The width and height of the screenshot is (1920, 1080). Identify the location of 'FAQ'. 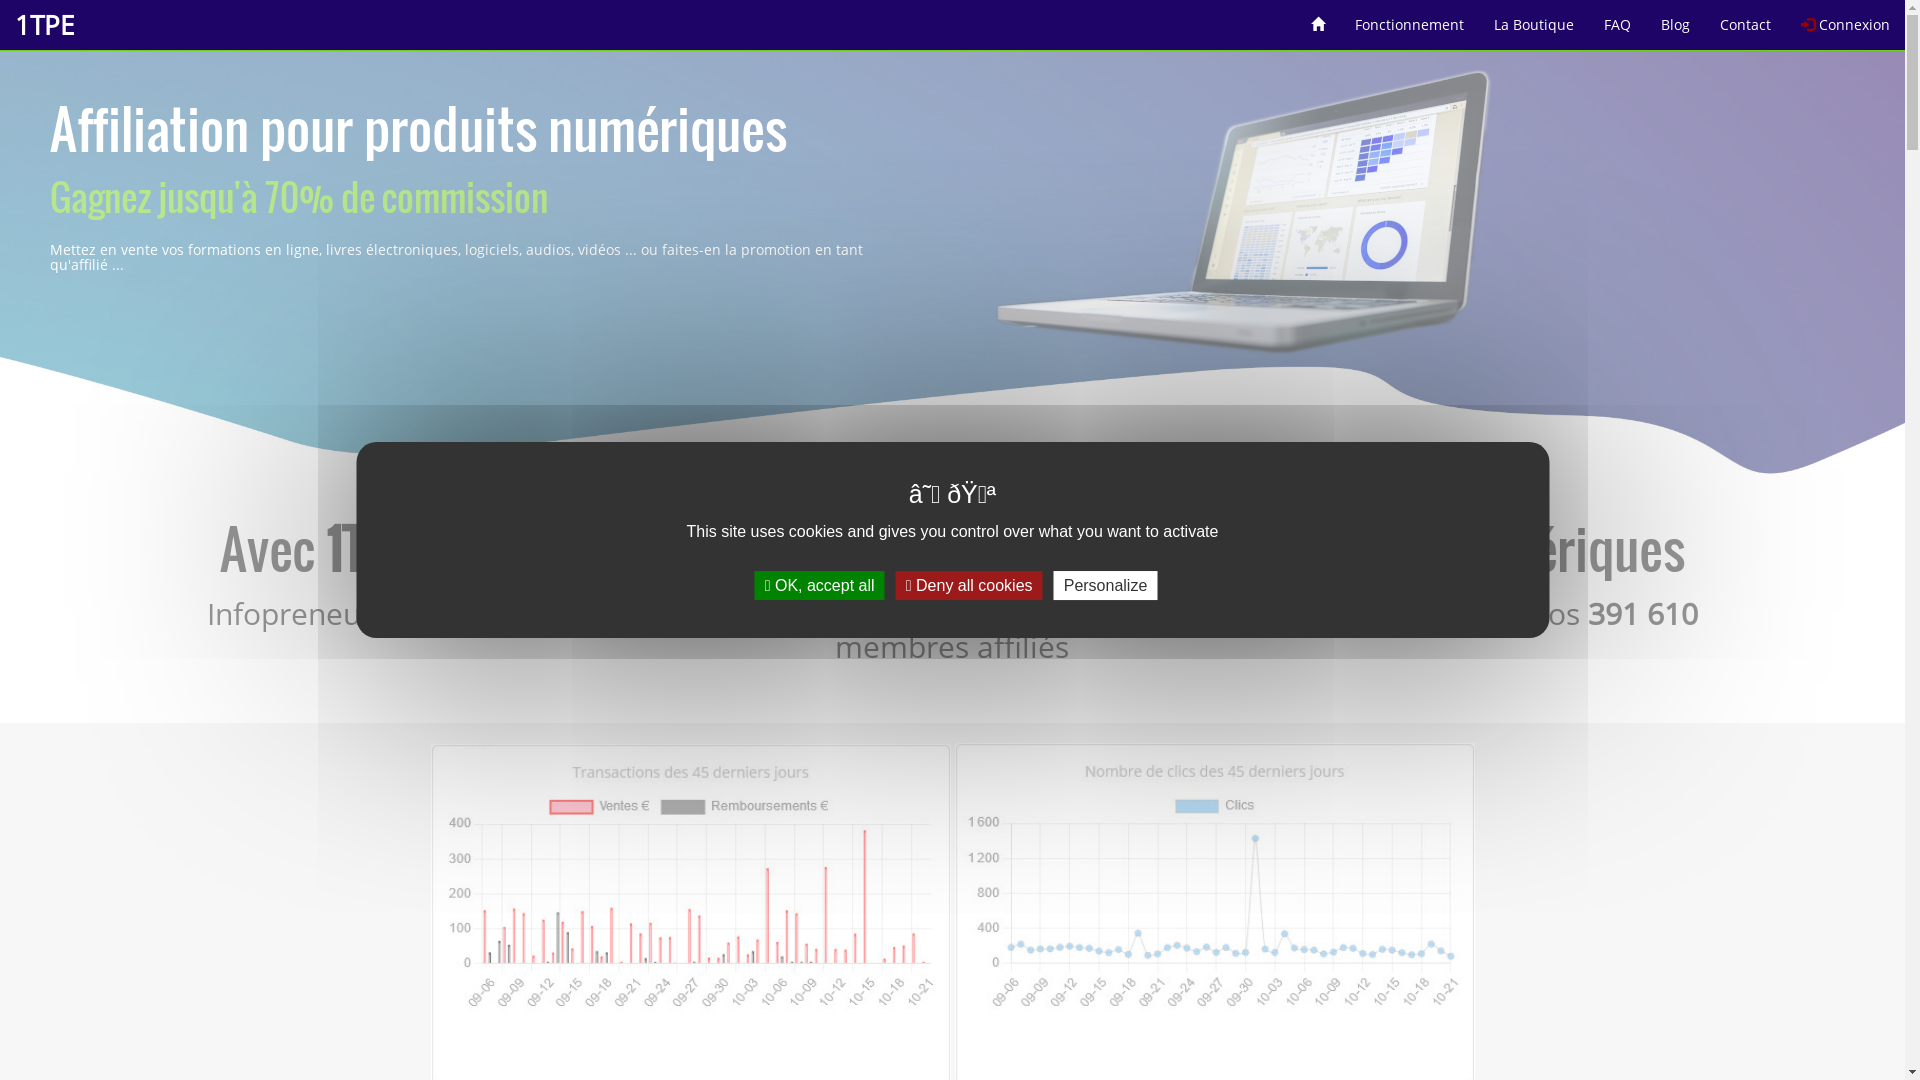
(1587, 17).